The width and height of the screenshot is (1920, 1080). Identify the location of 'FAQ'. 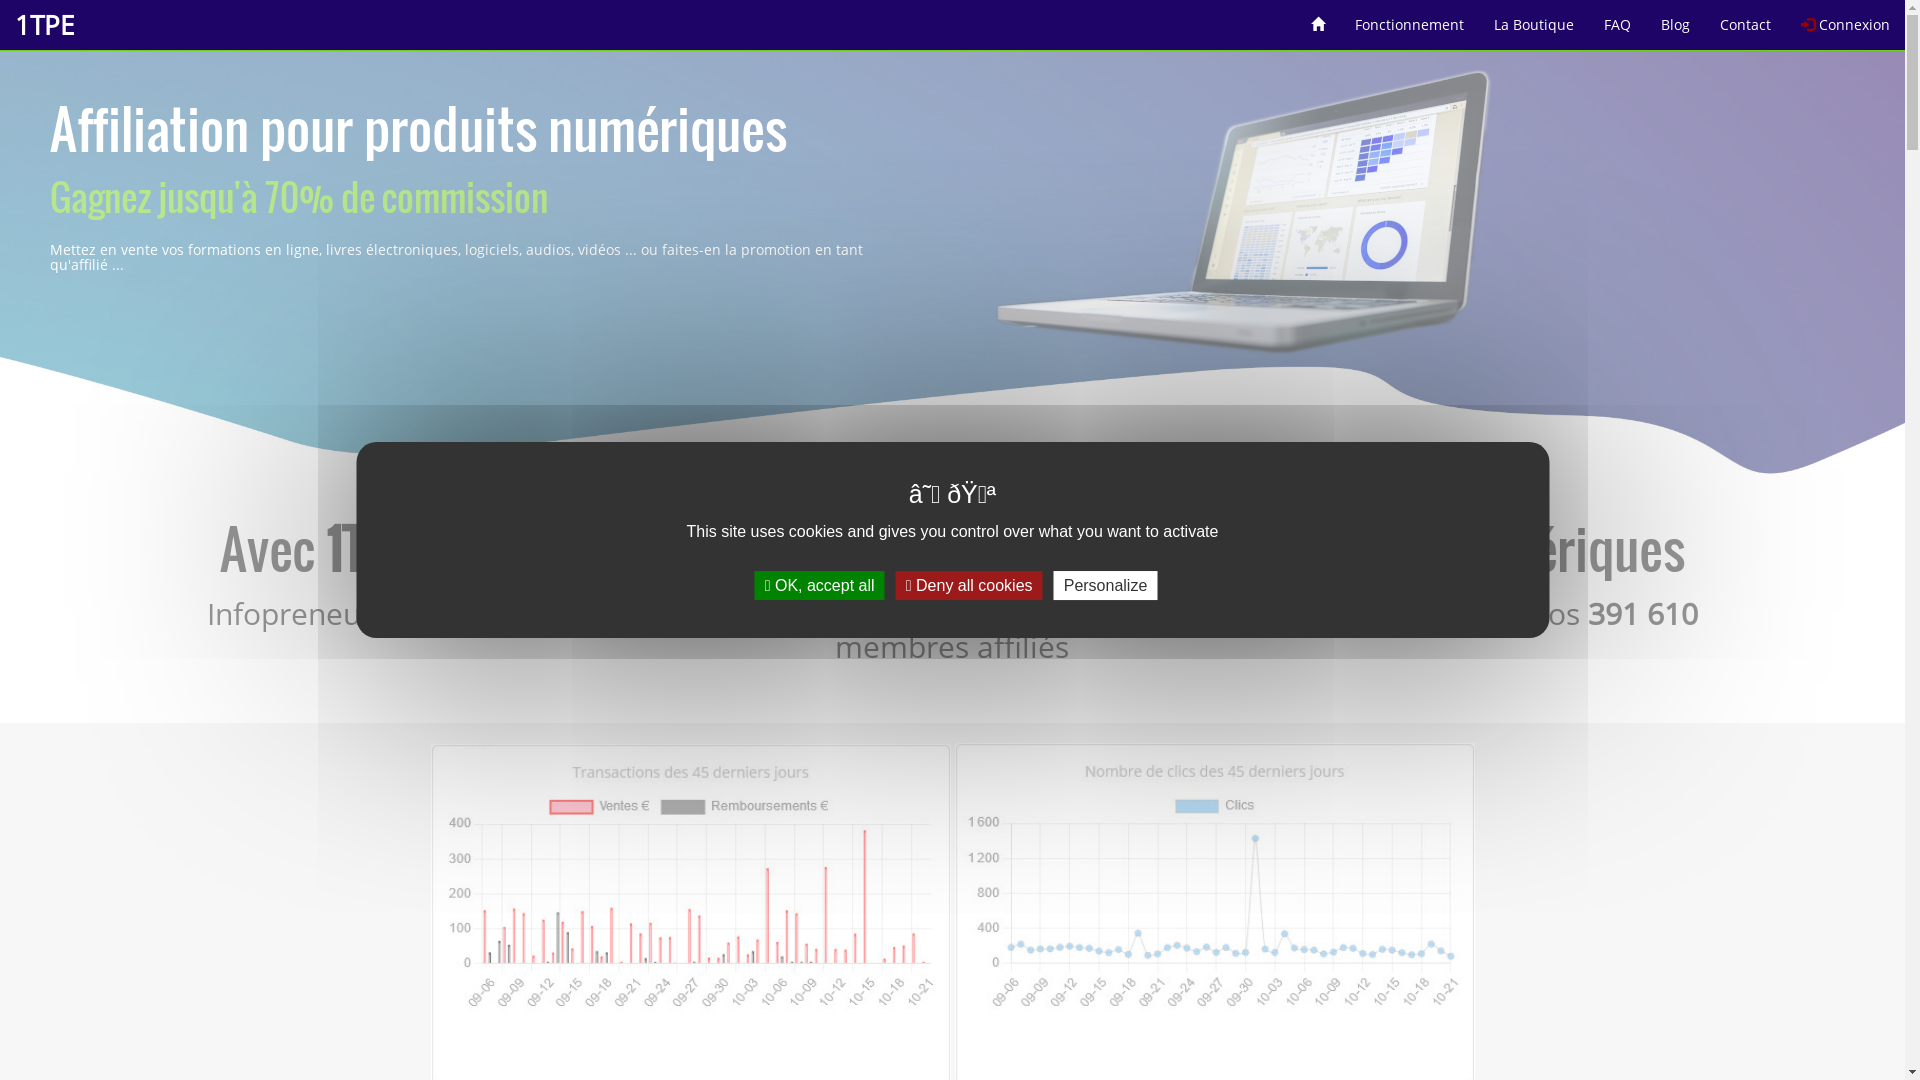
(1587, 17).